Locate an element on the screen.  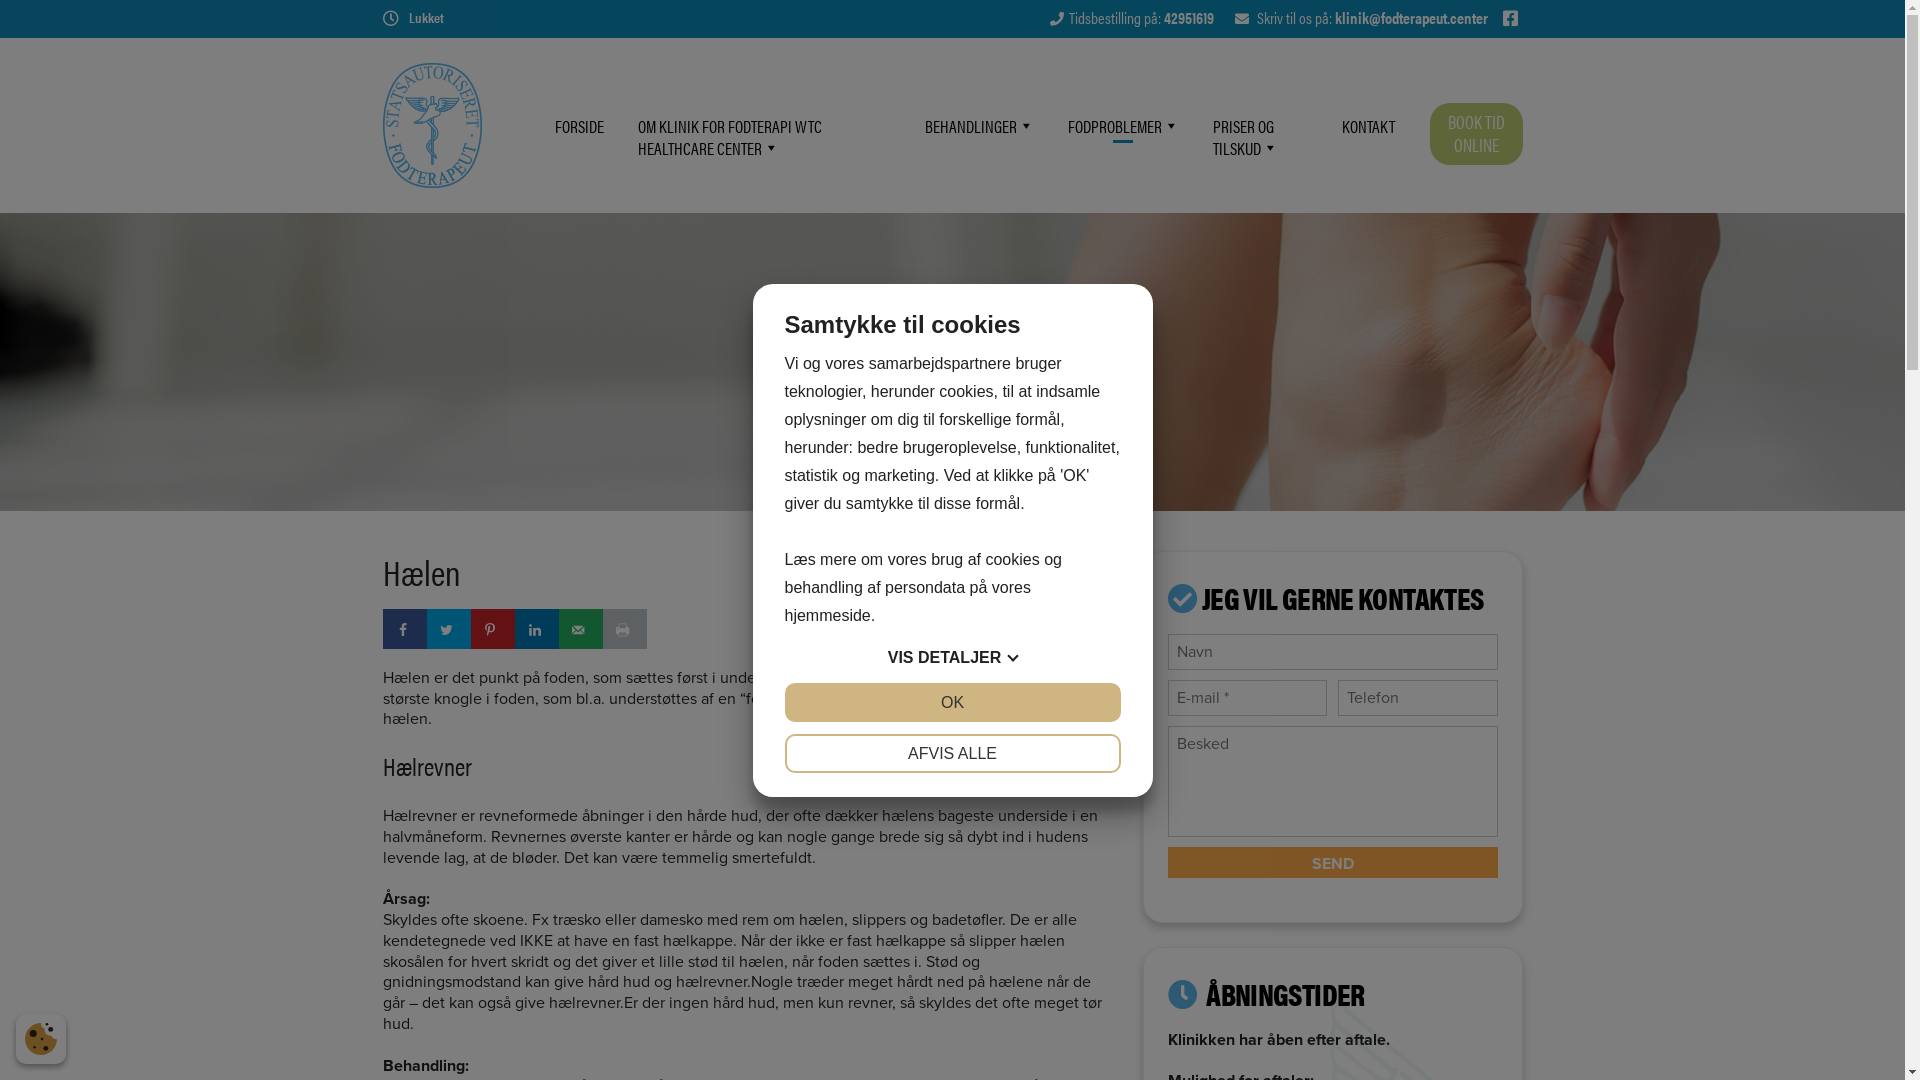
'KONTAKT' is located at coordinates (1367, 126).